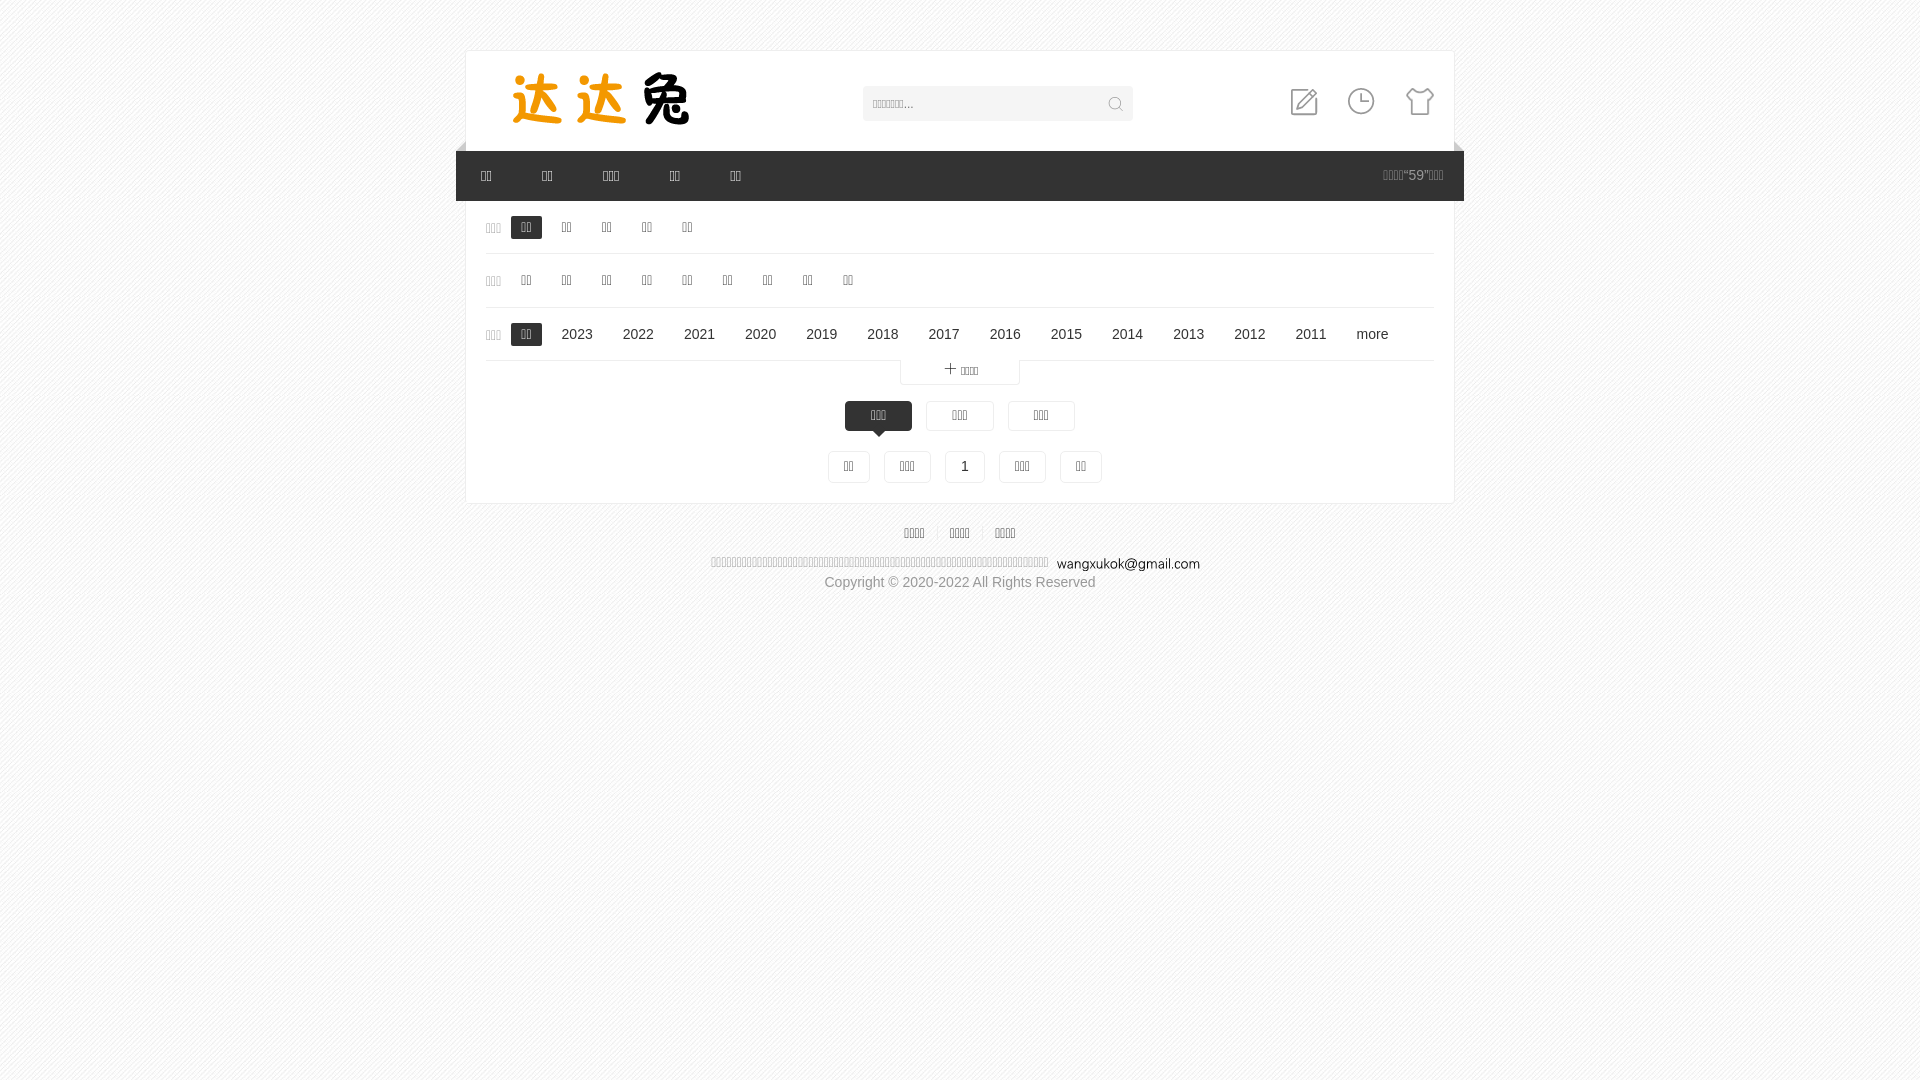 The width and height of the screenshot is (1920, 1080). Describe the element at coordinates (699, 334) in the screenshot. I see `'2021'` at that location.